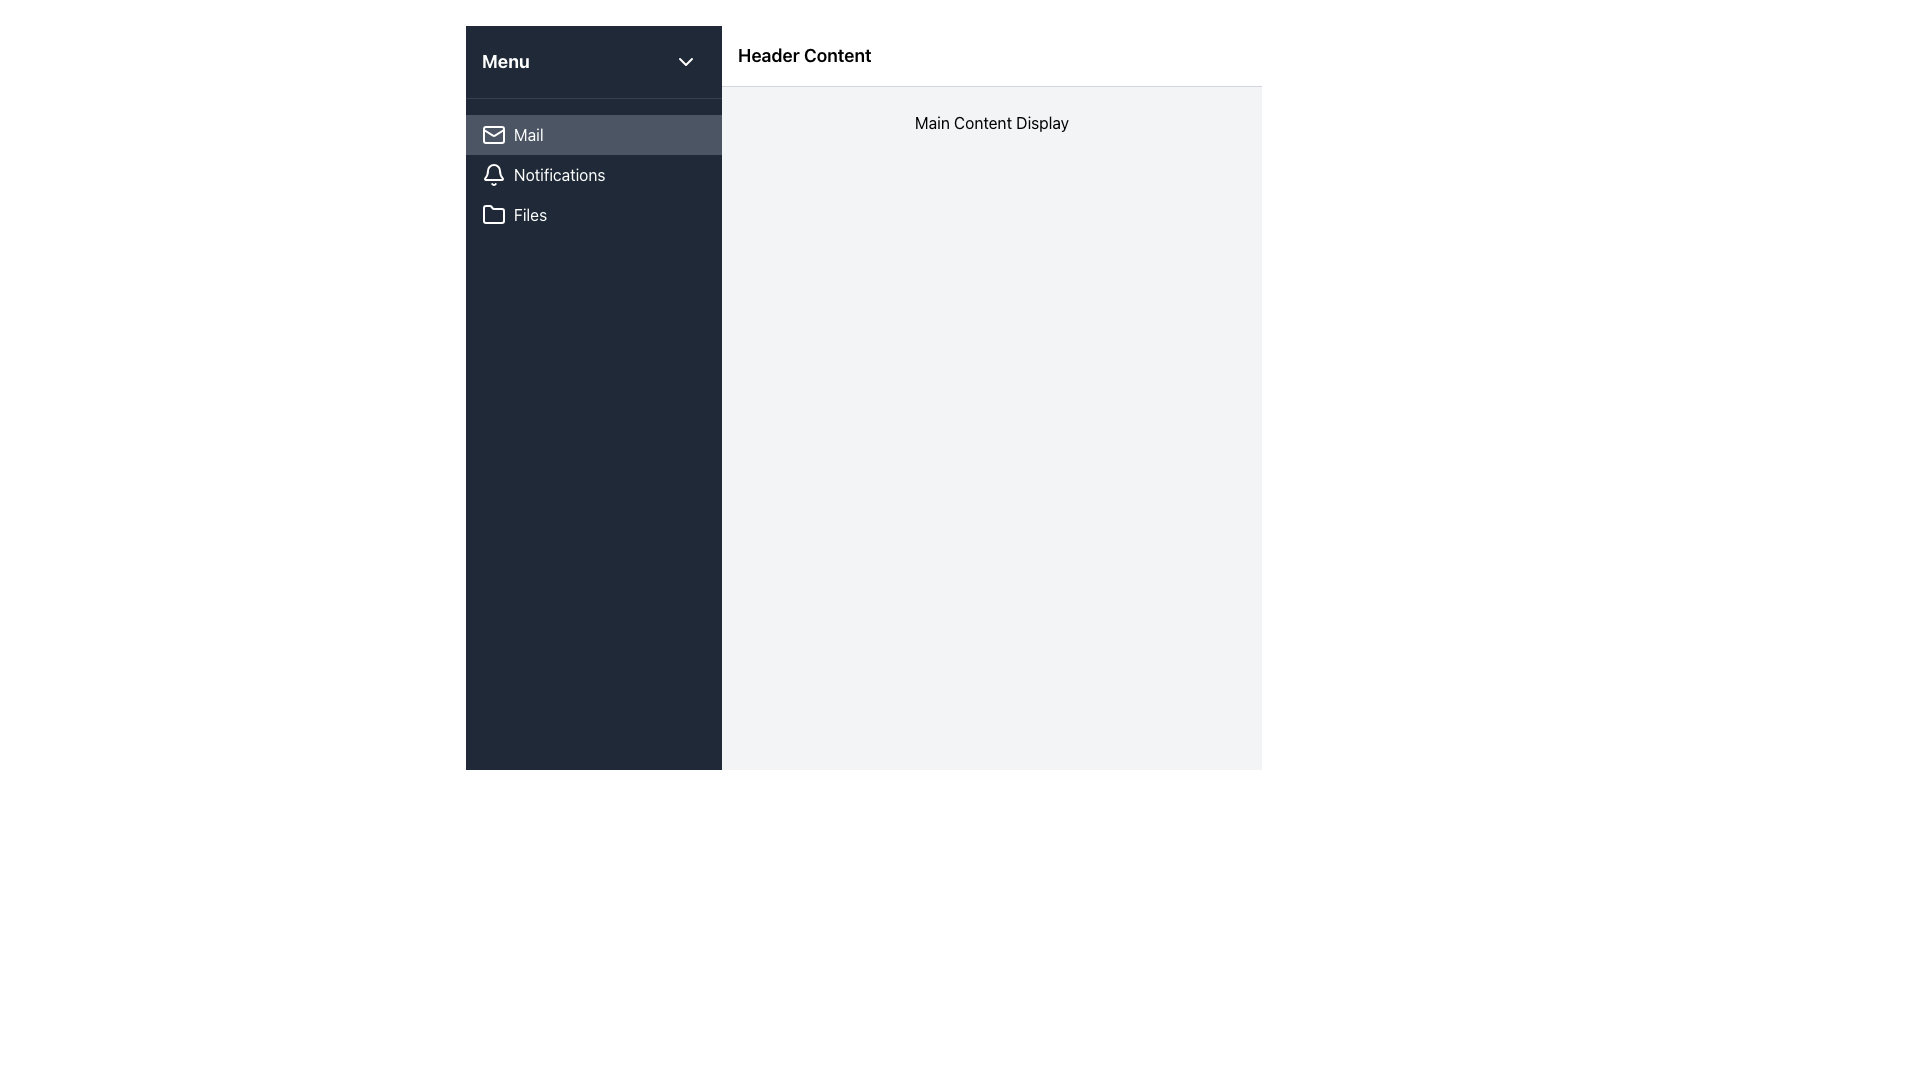  Describe the element at coordinates (494, 135) in the screenshot. I see `the envelope icon located to the left of the 'Mail' text label in the sidebar navigation menu` at that location.